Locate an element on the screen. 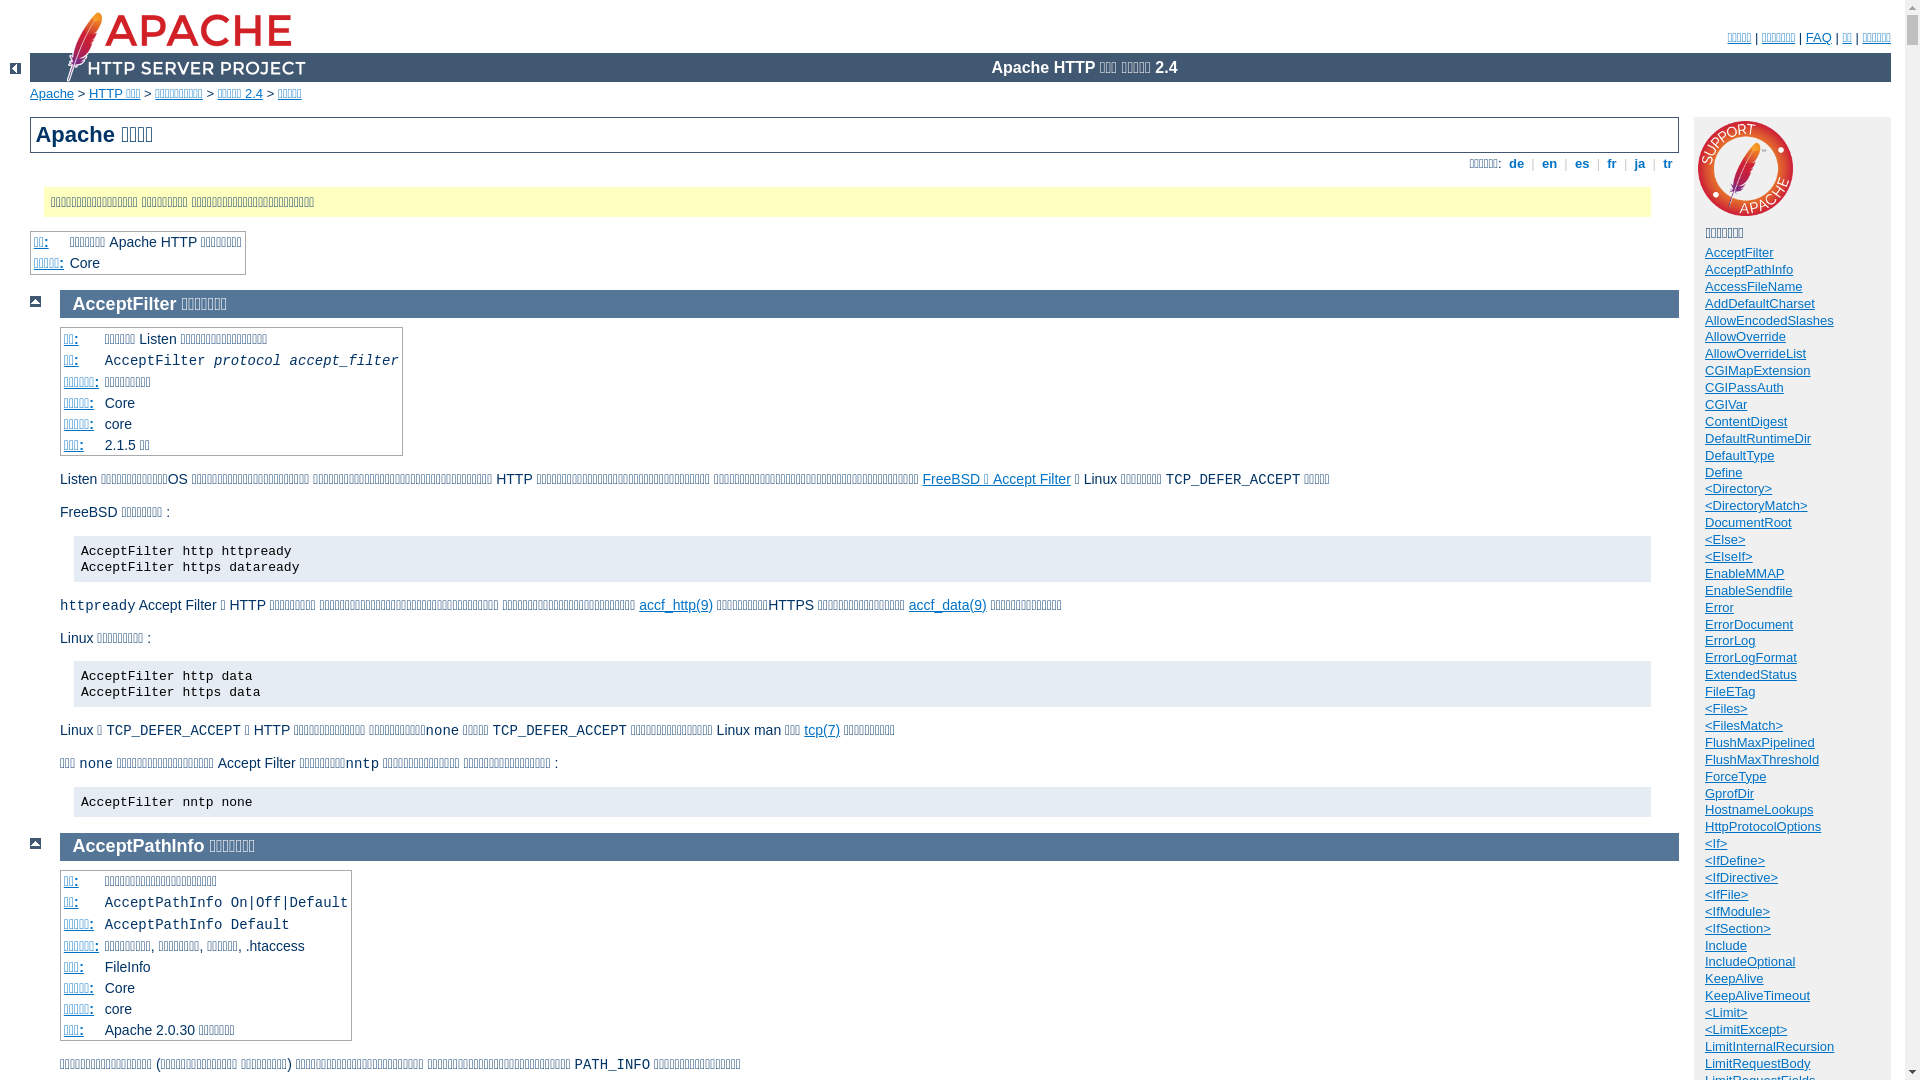 The width and height of the screenshot is (1920, 1080). 'EnableMMAP' is located at coordinates (1743, 573).